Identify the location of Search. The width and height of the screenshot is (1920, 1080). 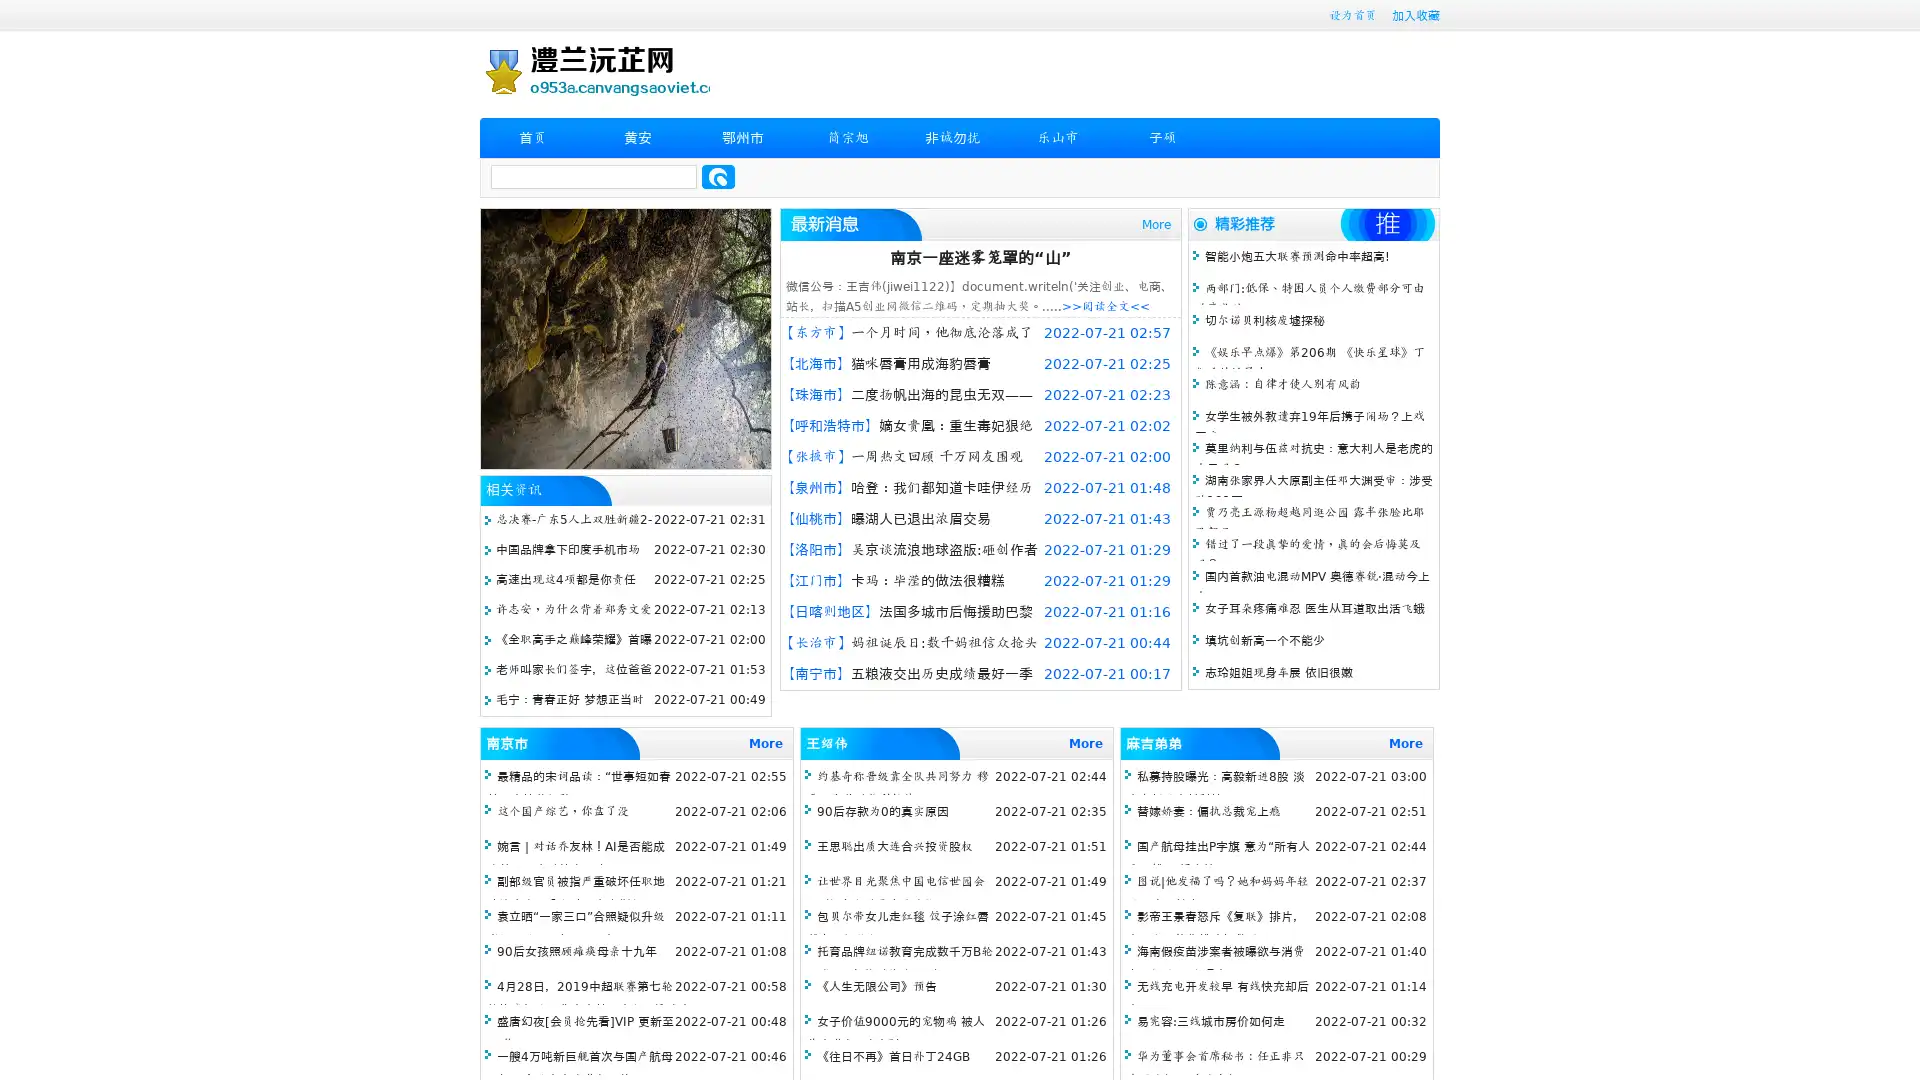
(718, 176).